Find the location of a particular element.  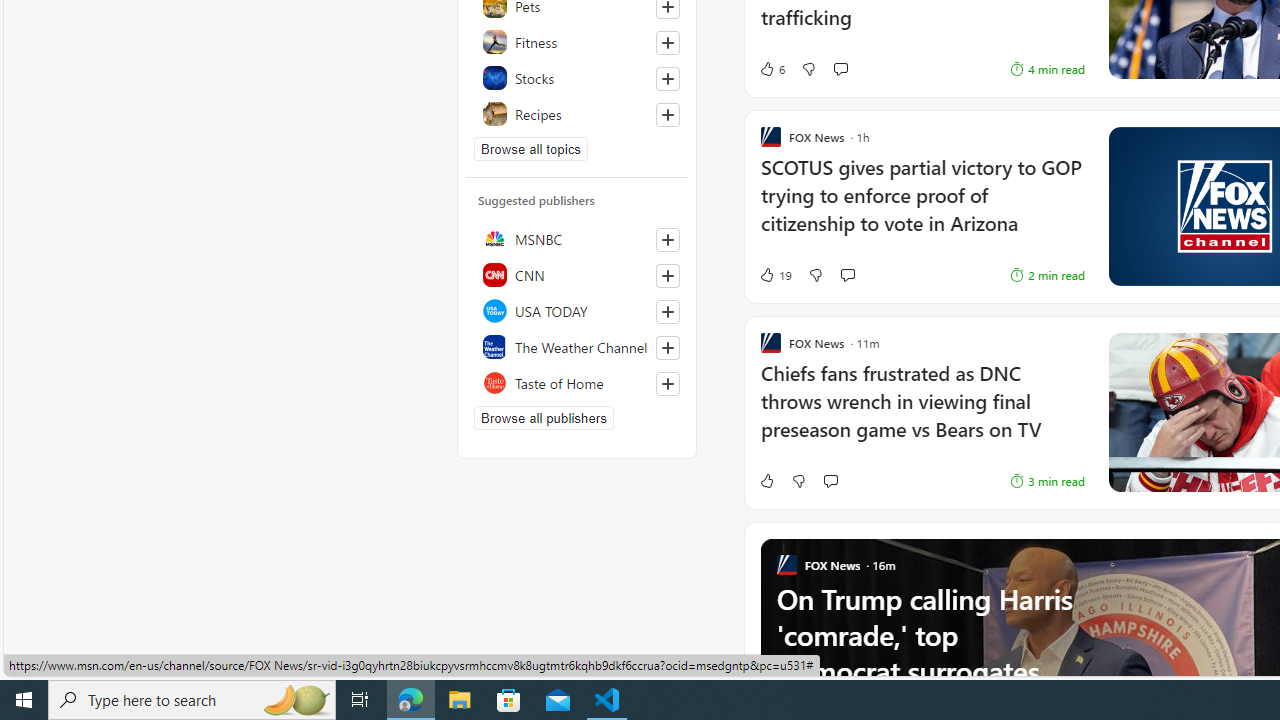

'6 Like' is located at coordinates (770, 67).